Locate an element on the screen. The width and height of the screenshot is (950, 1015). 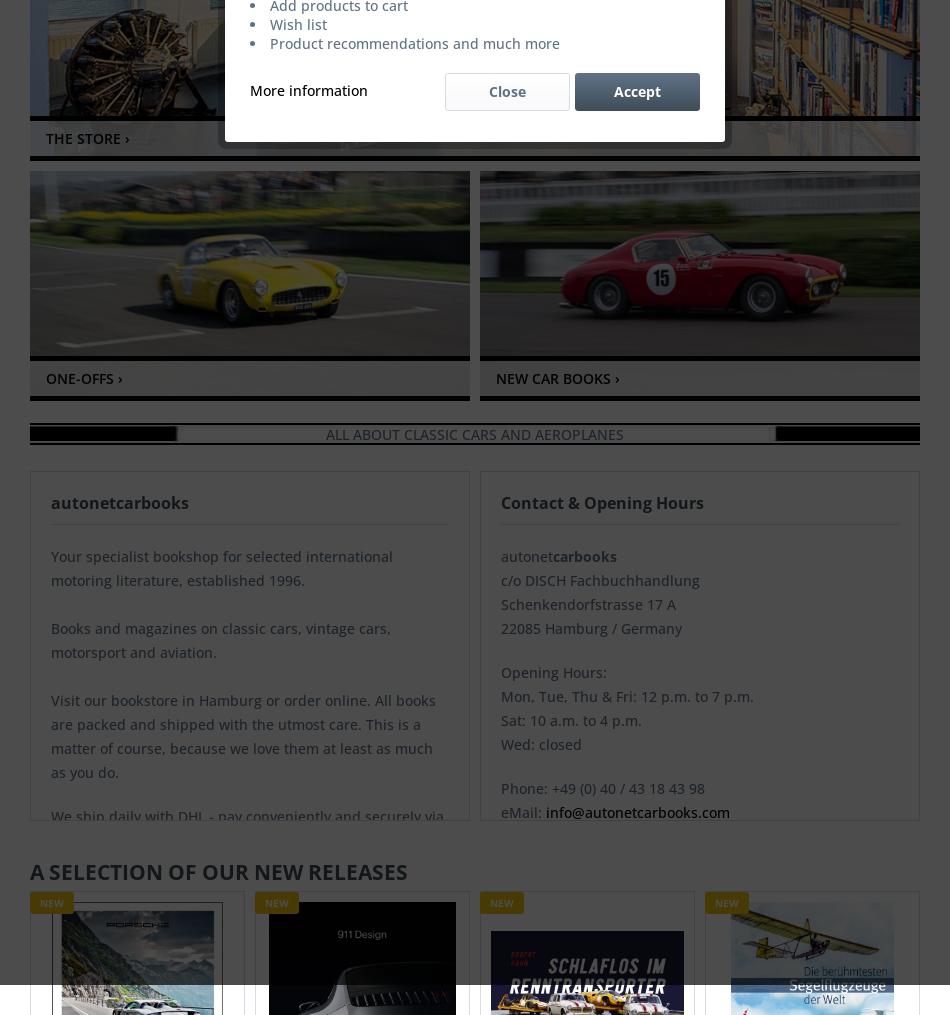
'Sat: 10 a.m. to 4 p.m.' is located at coordinates (571, 719).